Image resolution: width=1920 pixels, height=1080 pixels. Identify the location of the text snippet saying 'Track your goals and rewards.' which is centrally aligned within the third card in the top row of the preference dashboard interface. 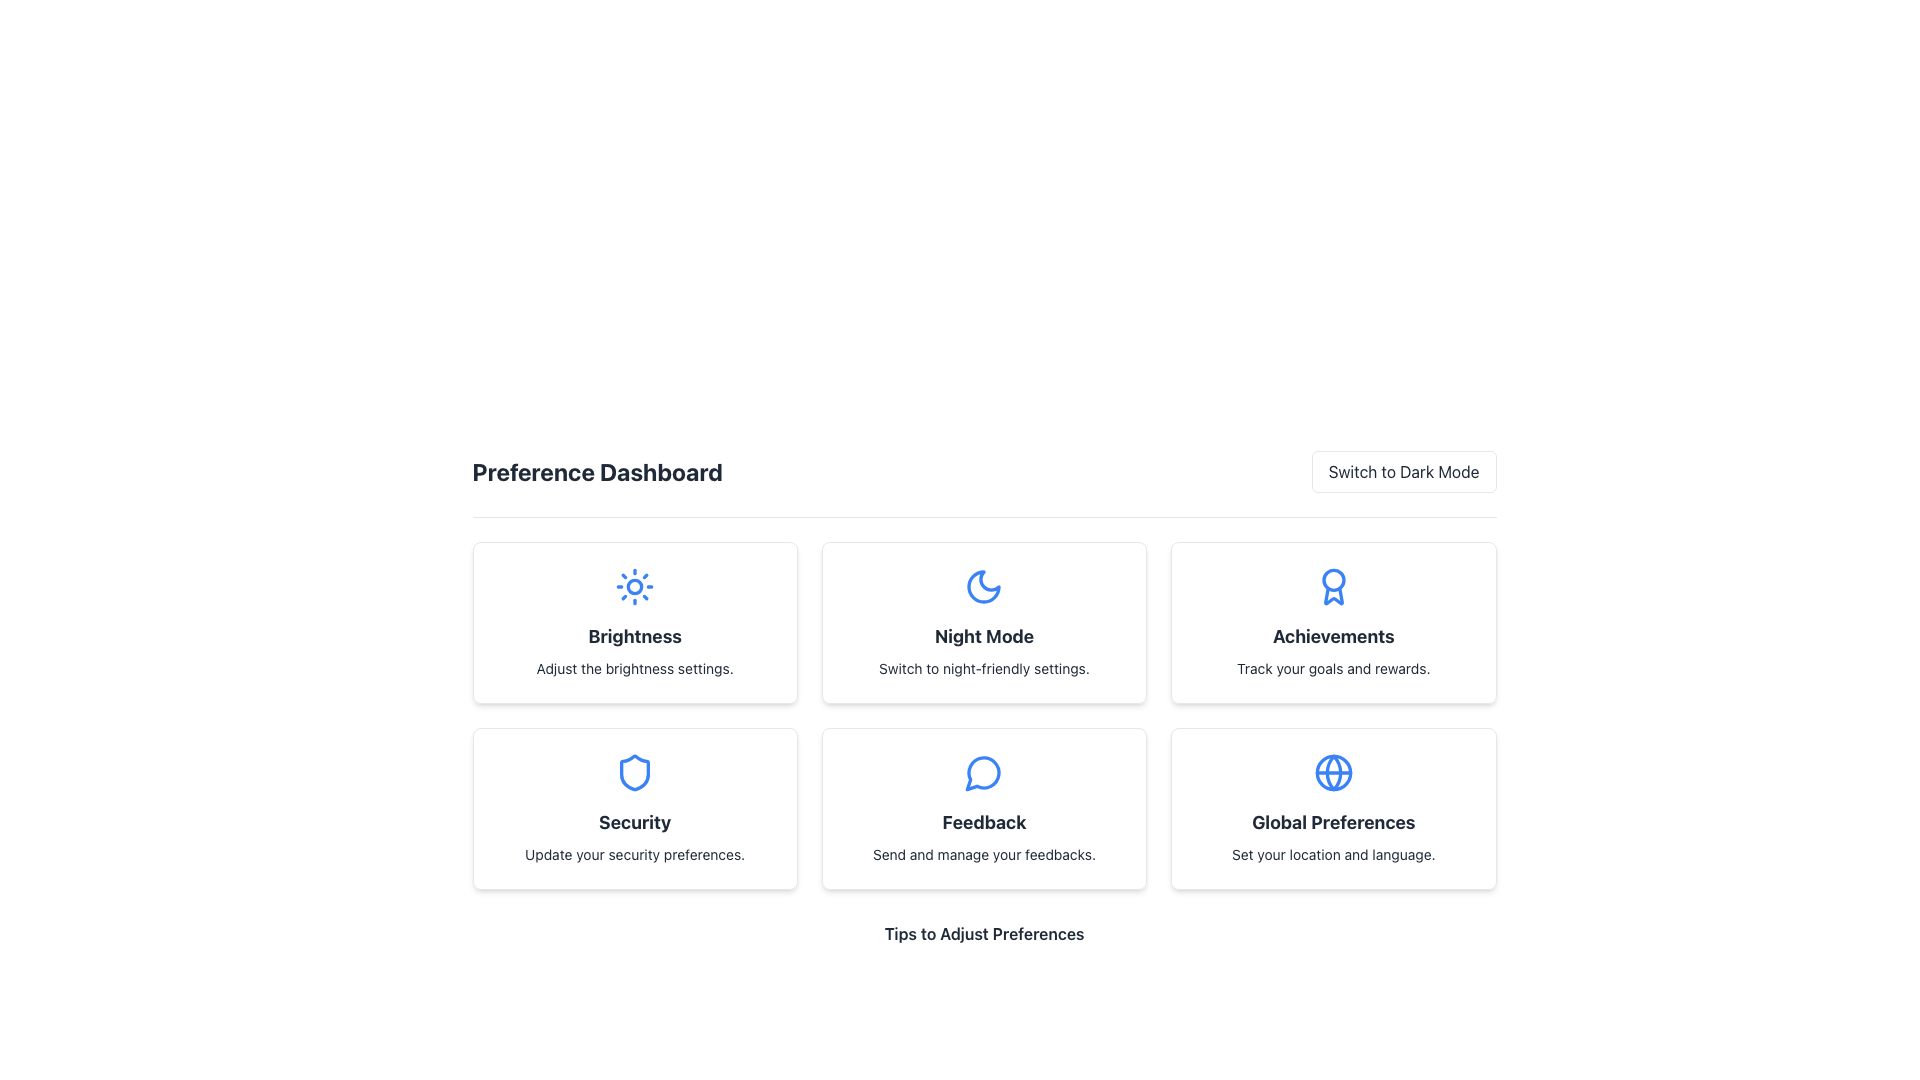
(1333, 668).